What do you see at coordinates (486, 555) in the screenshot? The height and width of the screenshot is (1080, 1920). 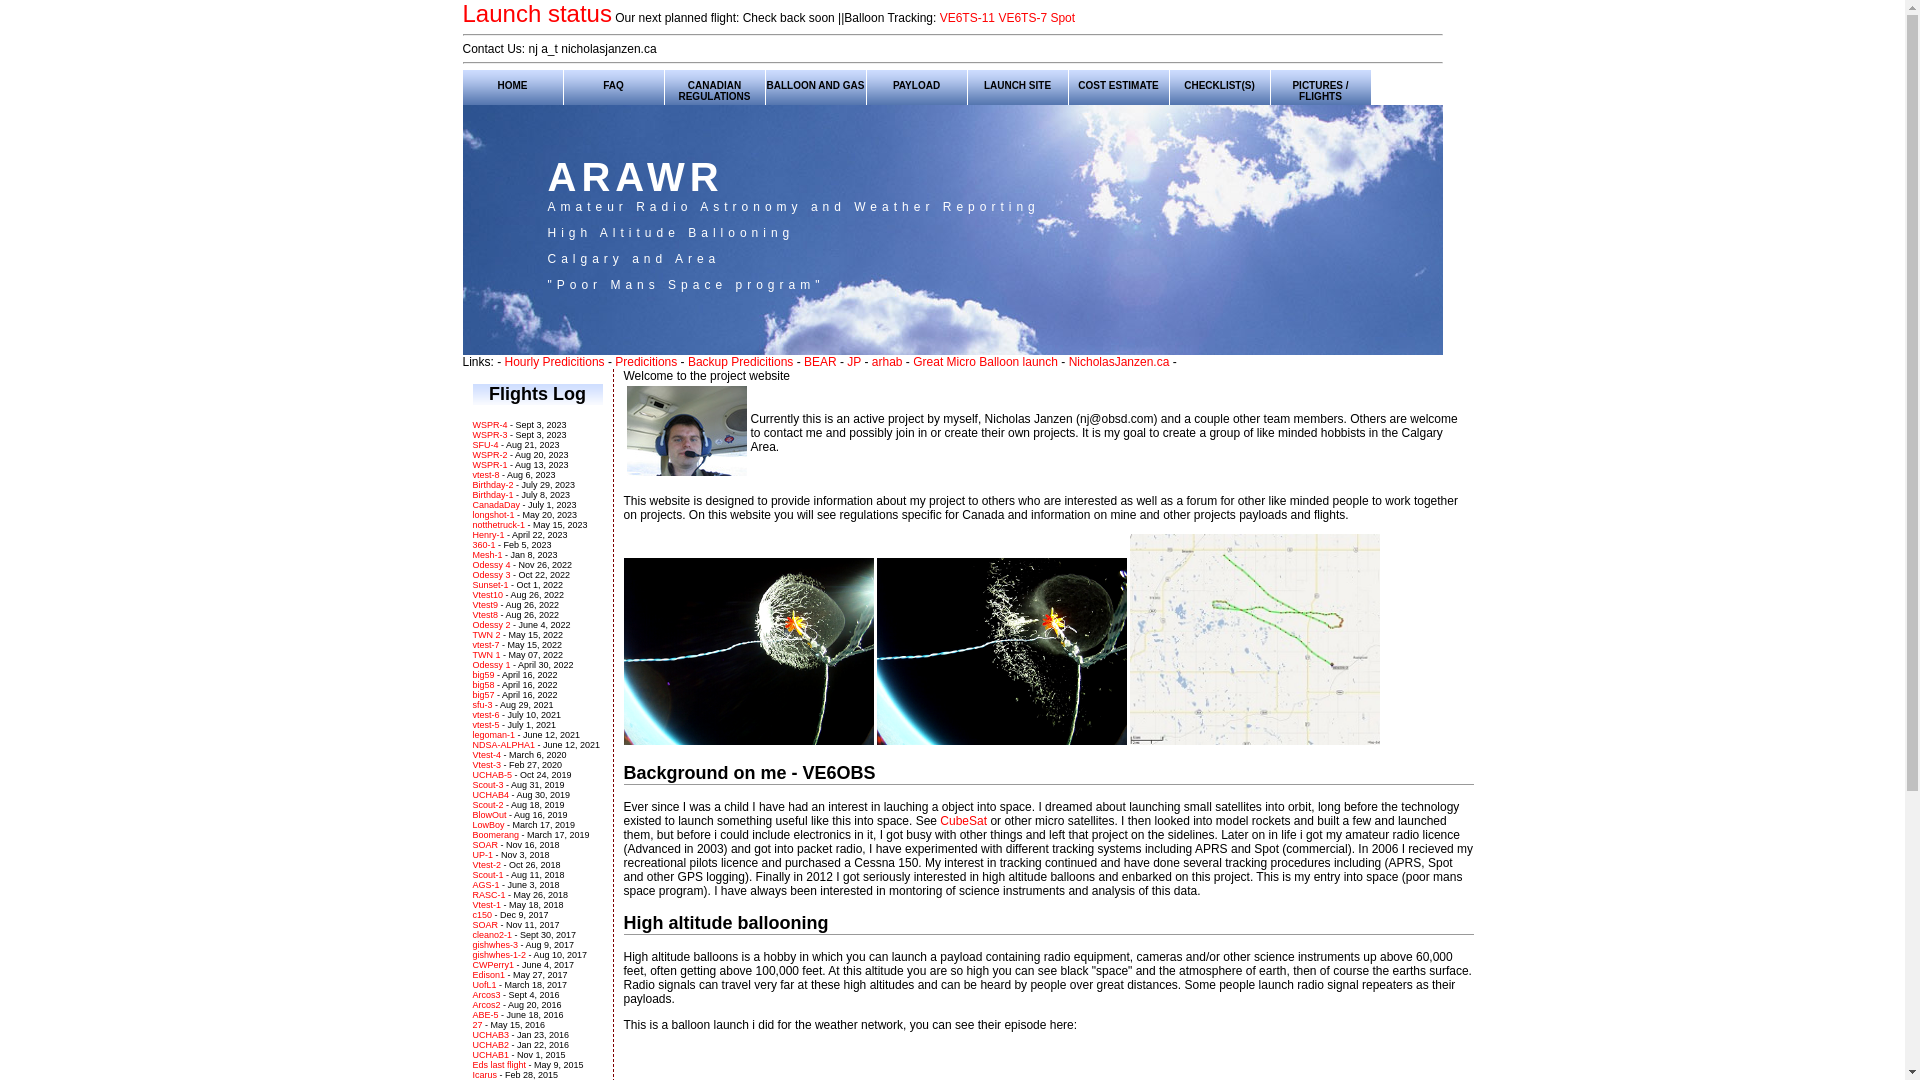 I see `'Mesh-1'` at bounding box center [486, 555].